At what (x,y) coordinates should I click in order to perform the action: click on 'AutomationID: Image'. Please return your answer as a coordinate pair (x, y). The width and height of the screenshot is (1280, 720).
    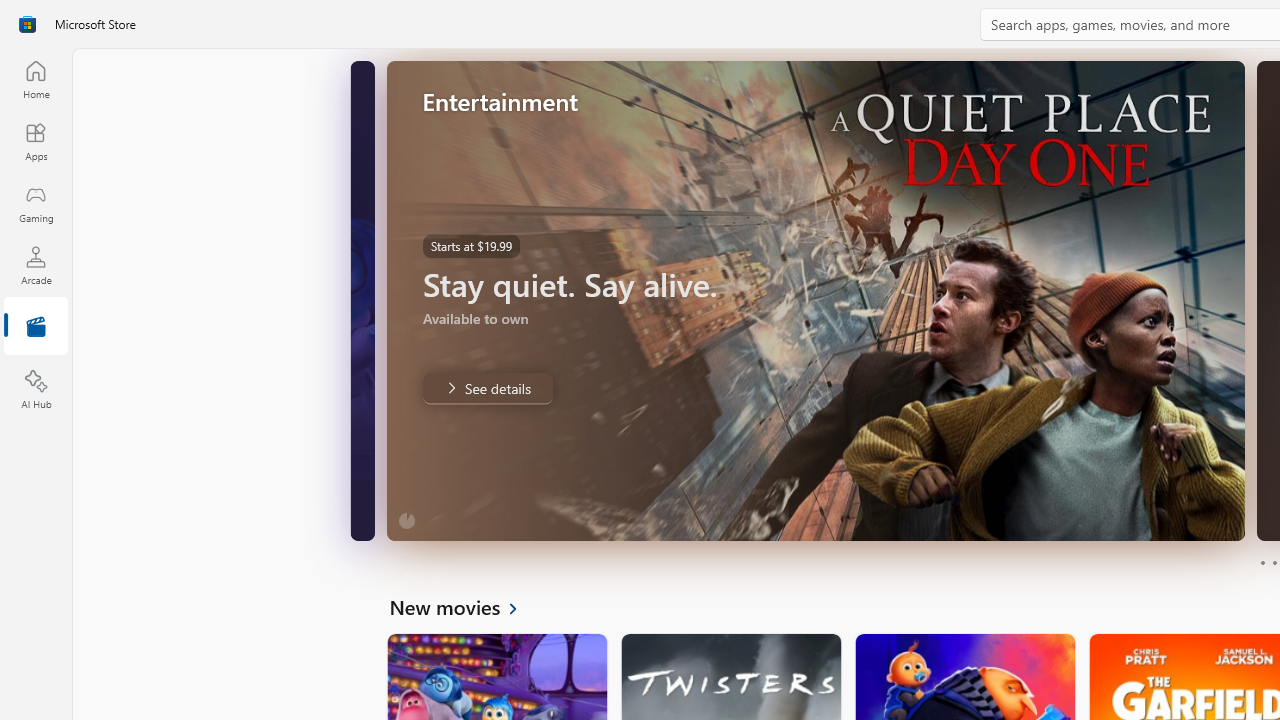
    Looking at the image, I should click on (815, 300).